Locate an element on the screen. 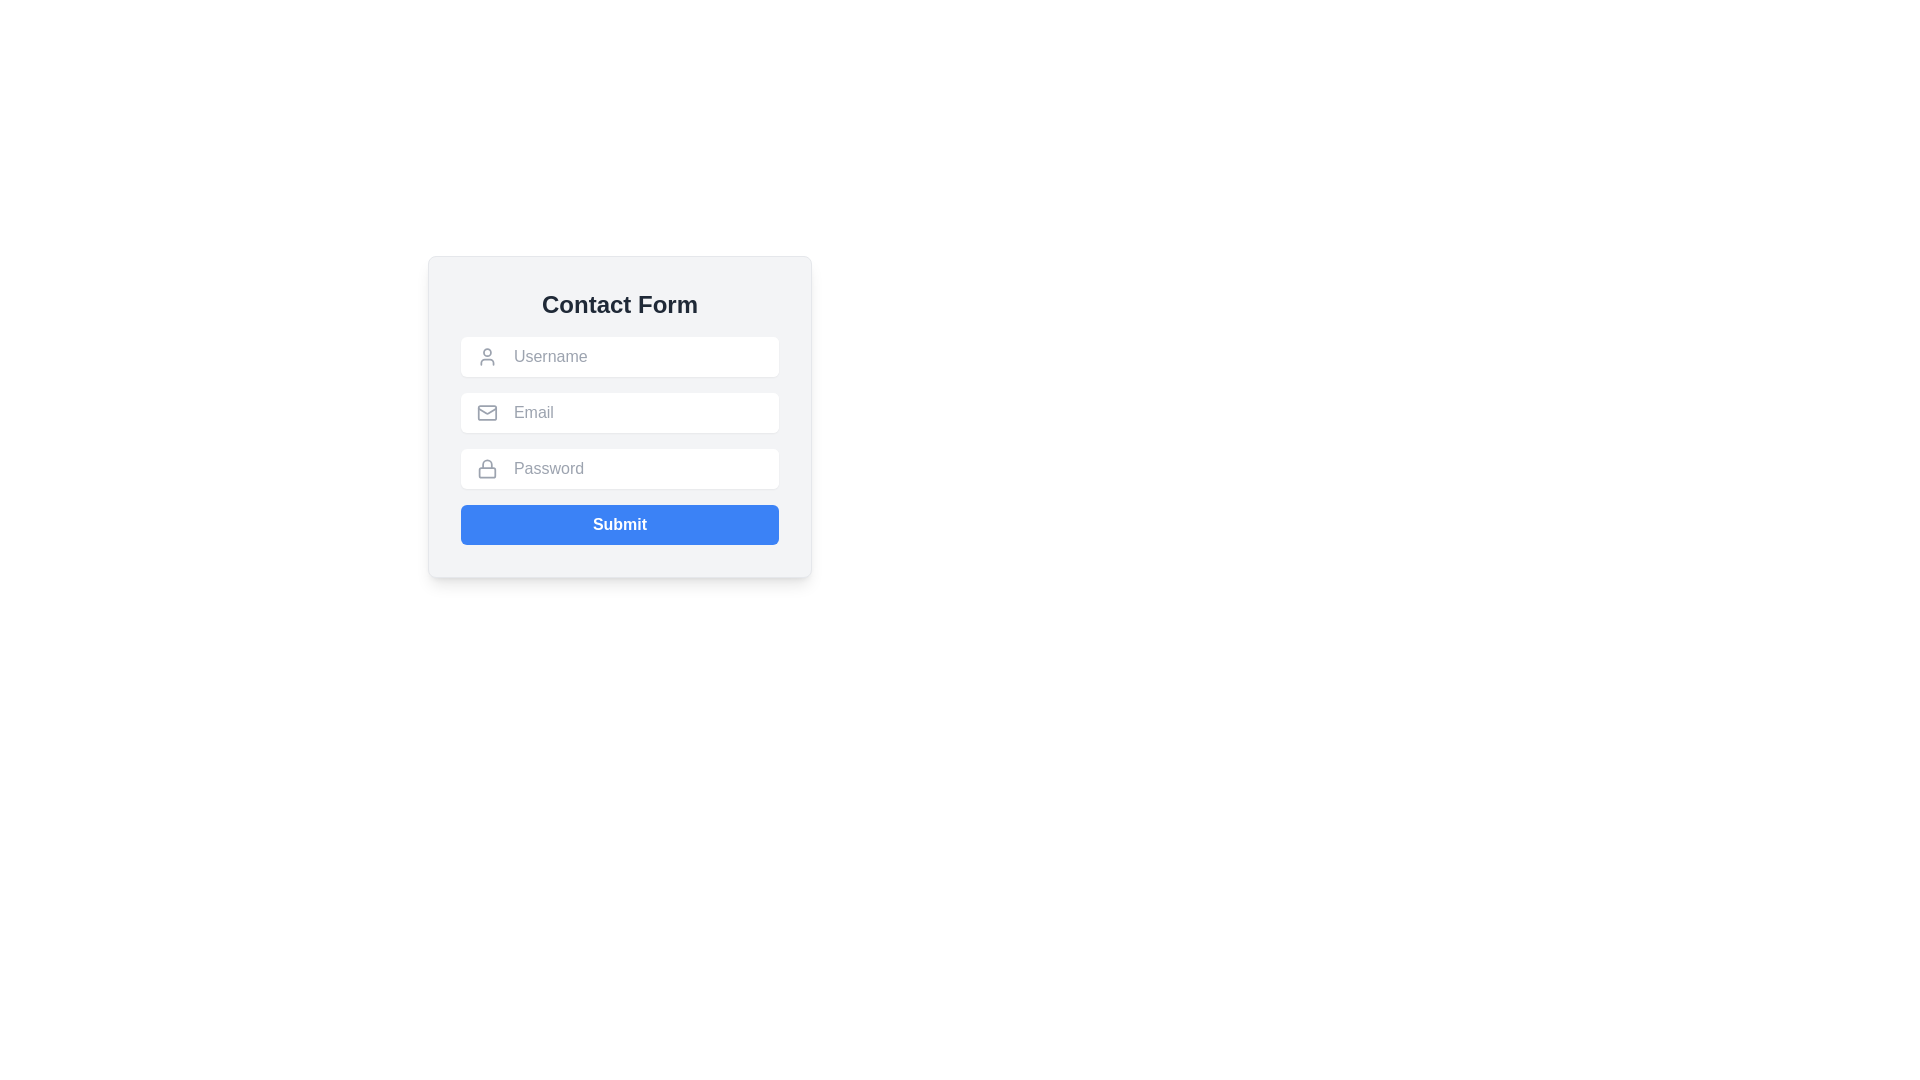  the lock icon located to the far-left within the password input field in the contact form, indicating the purpose of the input field as a password entry is located at coordinates (487, 469).